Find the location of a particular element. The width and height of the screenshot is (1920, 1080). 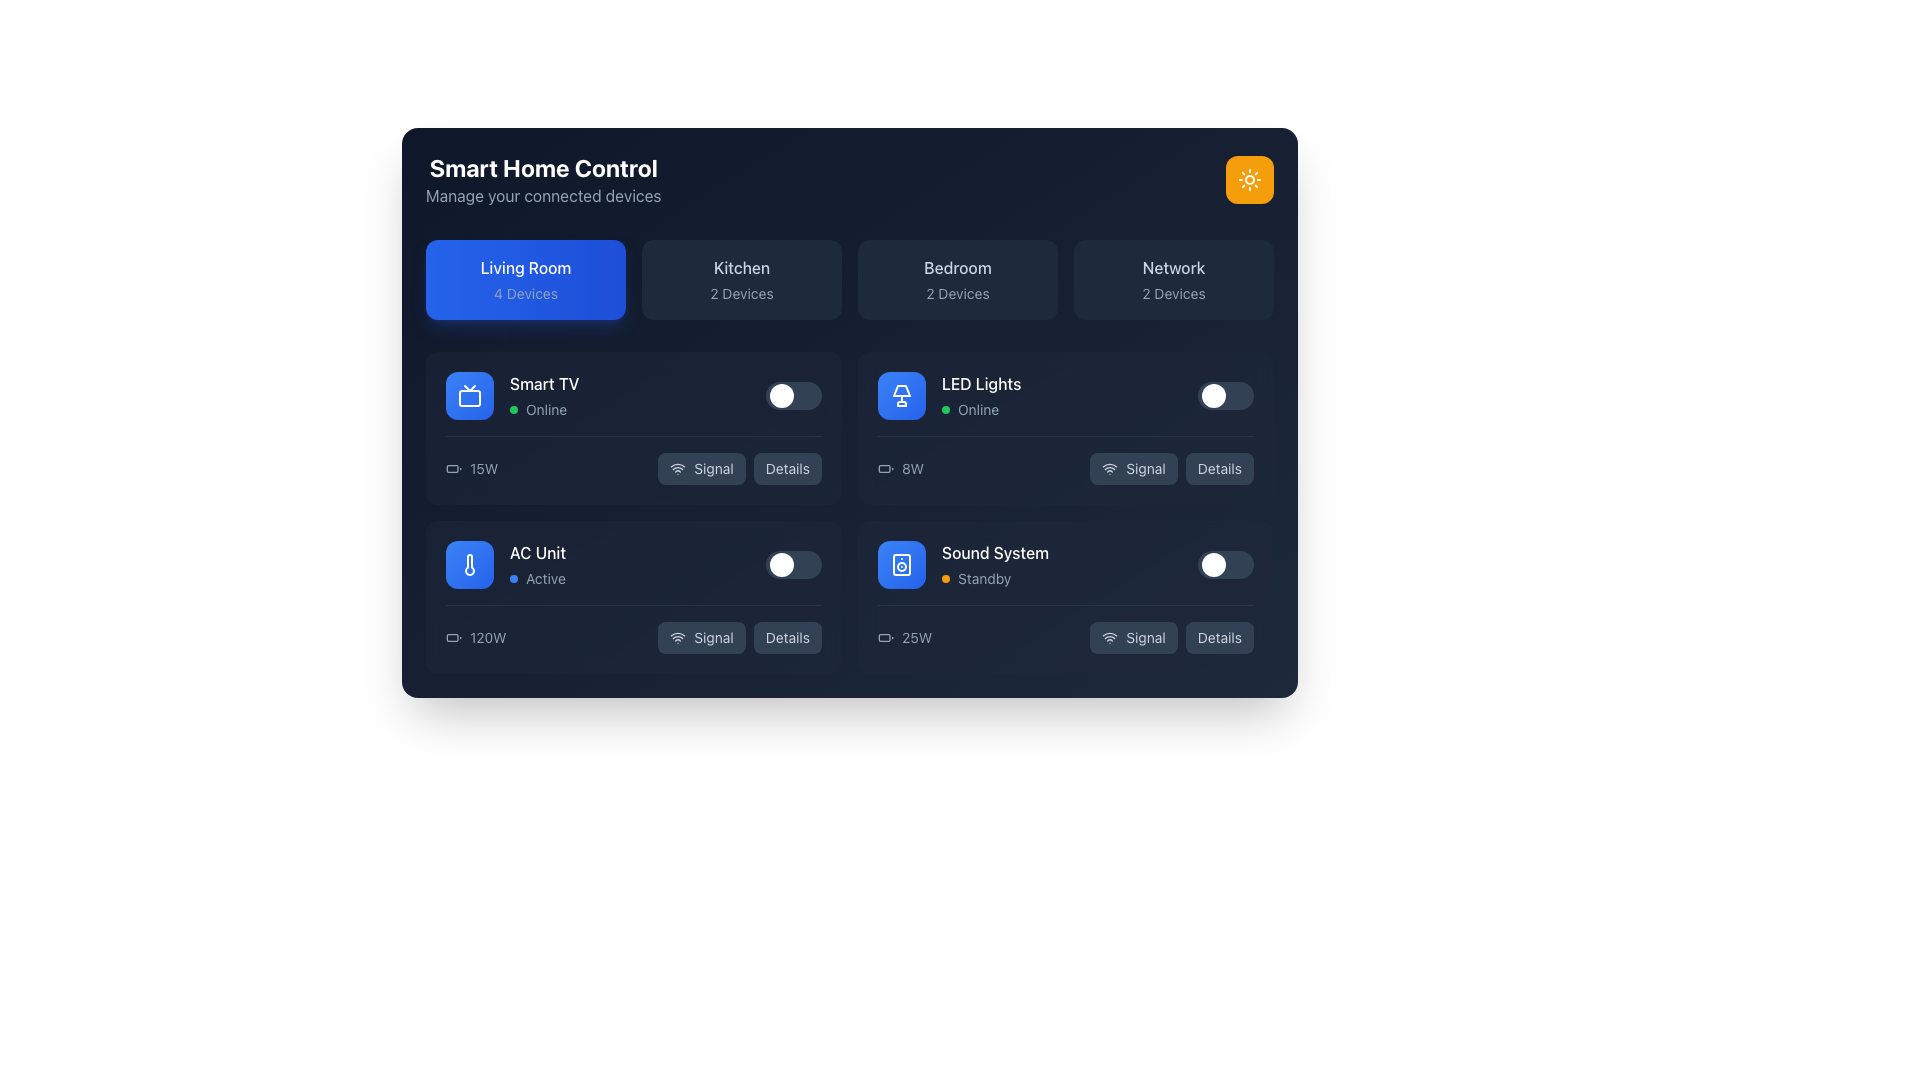

the appearance of the television icon located in the upper left corner of the 'Smart TV' section under the 'Living Room' category is located at coordinates (469, 396).